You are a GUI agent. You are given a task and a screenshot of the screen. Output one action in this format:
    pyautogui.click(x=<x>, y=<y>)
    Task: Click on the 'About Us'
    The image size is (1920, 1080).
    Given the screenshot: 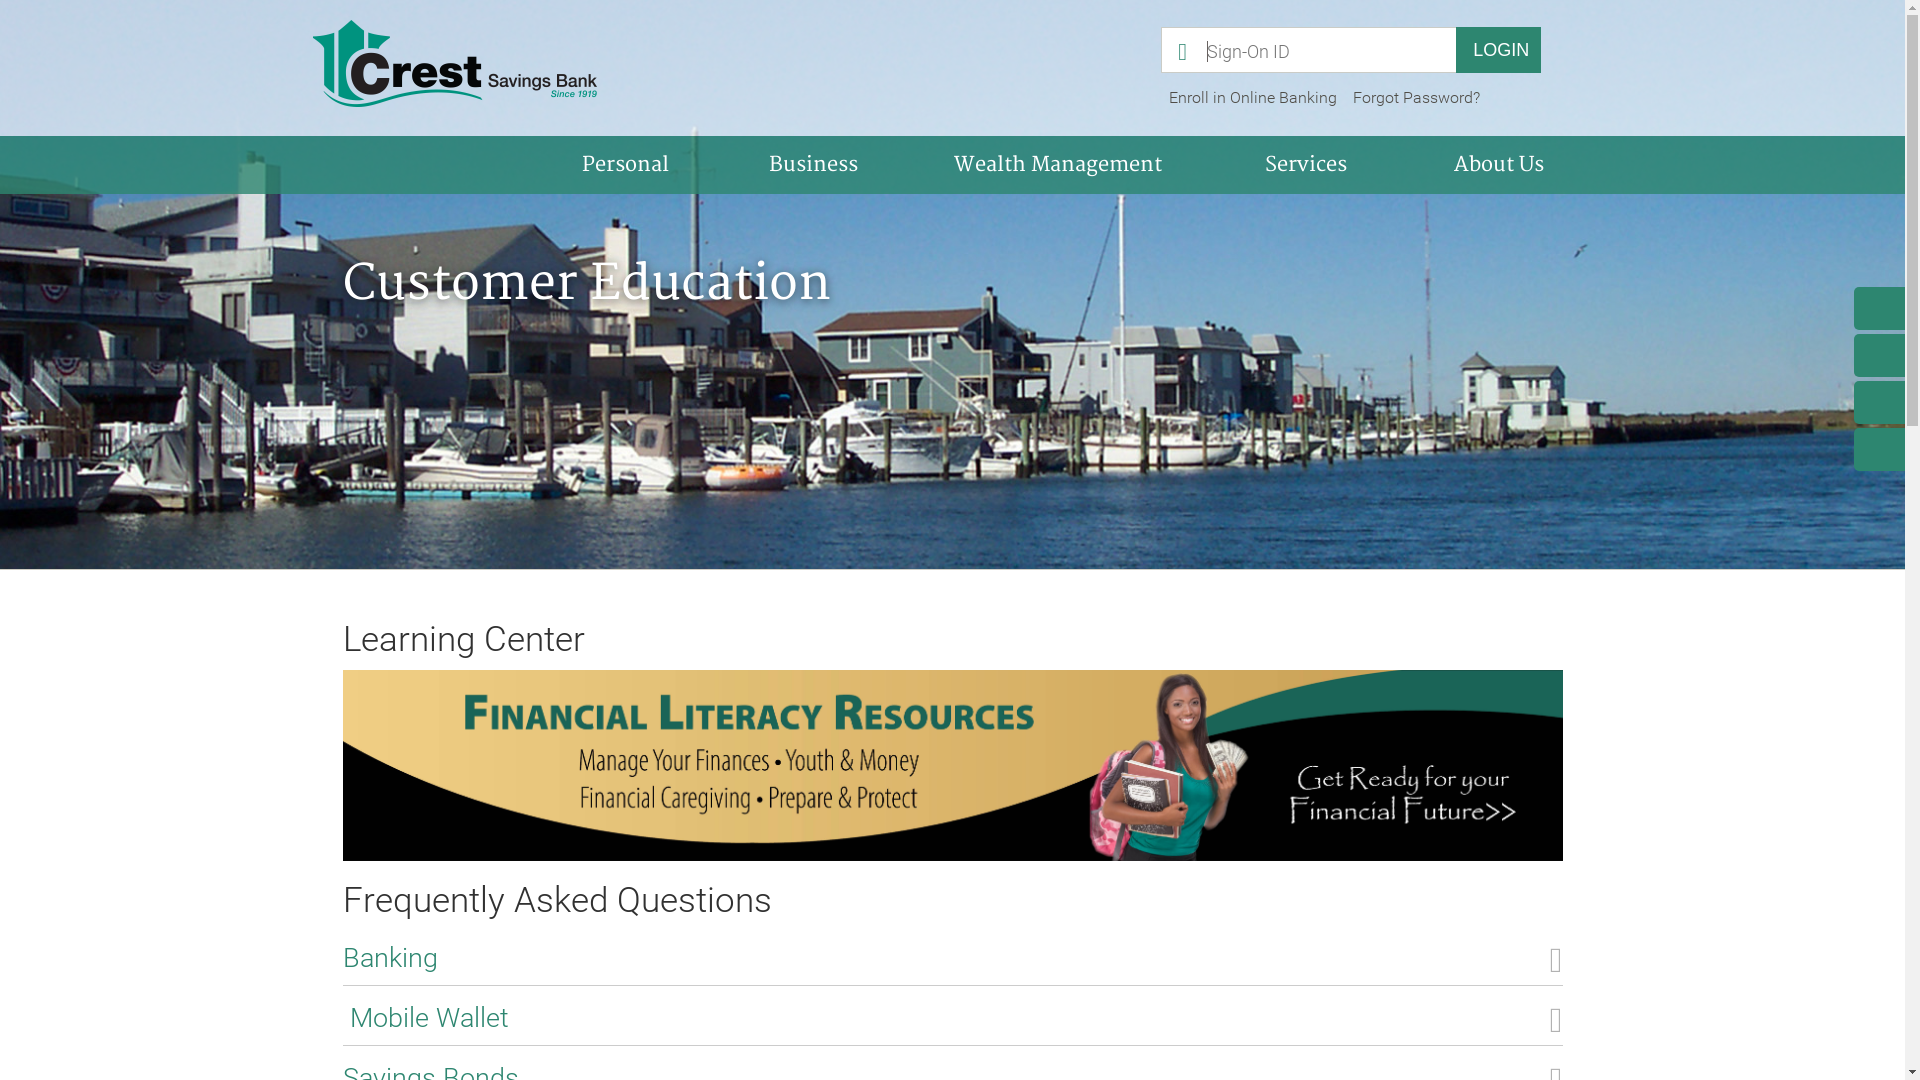 What is the action you would take?
    pyautogui.click(x=1497, y=164)
    